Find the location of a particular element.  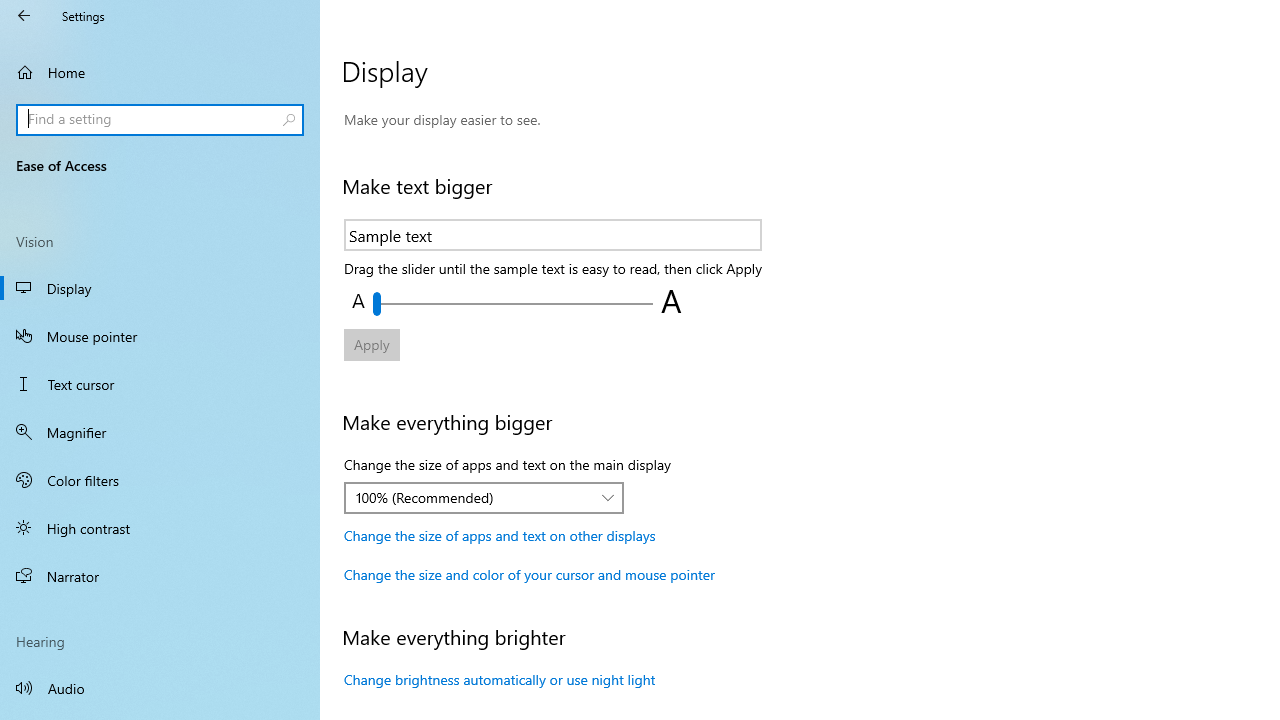

'Mouse pointer' is located at coordinates (160, 334).